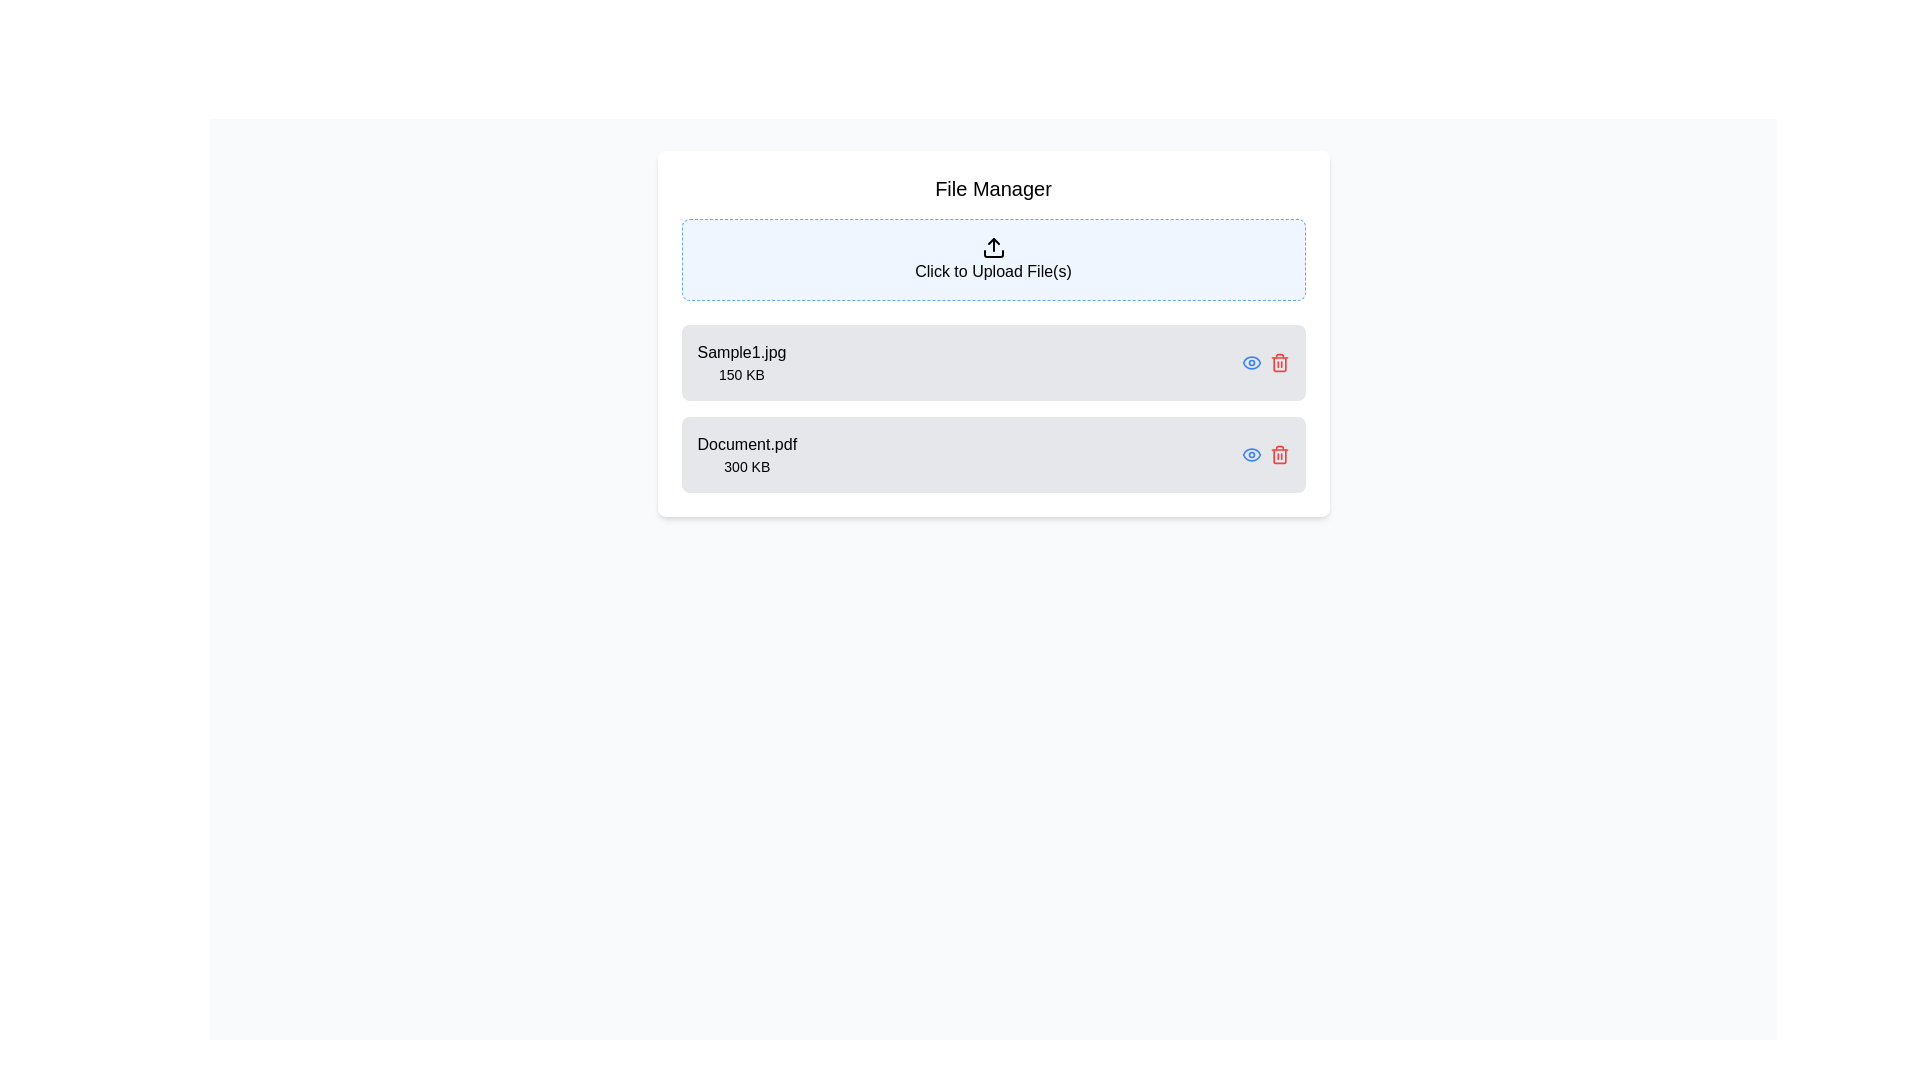 This screenshot has height=1080, width=1920. Describe the element at coordinates (746, 443) in the screenshot. I see `the text label displaying 'Document.pdf', which is styled in bold font and aligned to the left, located in the second row of the file manager list` at that location.